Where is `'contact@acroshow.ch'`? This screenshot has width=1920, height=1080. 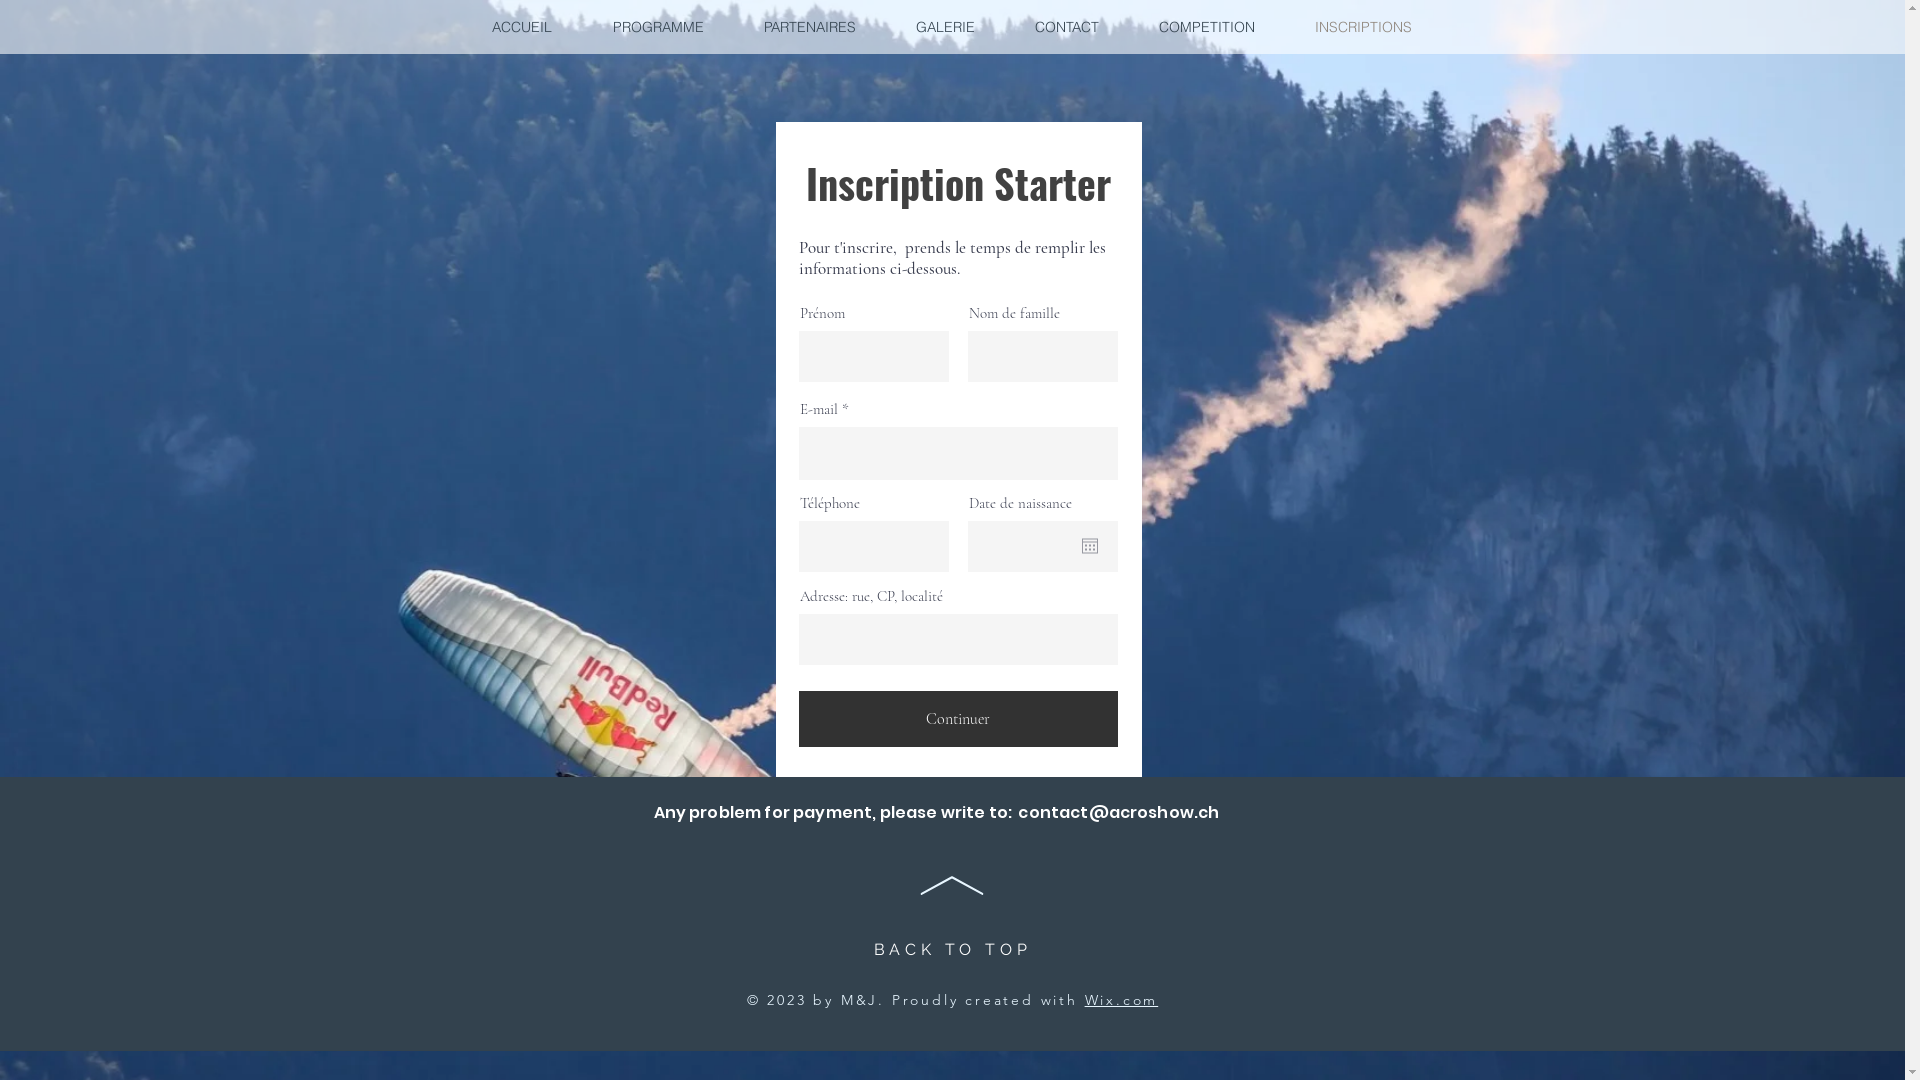 'contact@acroshow.ch' is located at coordinates (1117, 812).